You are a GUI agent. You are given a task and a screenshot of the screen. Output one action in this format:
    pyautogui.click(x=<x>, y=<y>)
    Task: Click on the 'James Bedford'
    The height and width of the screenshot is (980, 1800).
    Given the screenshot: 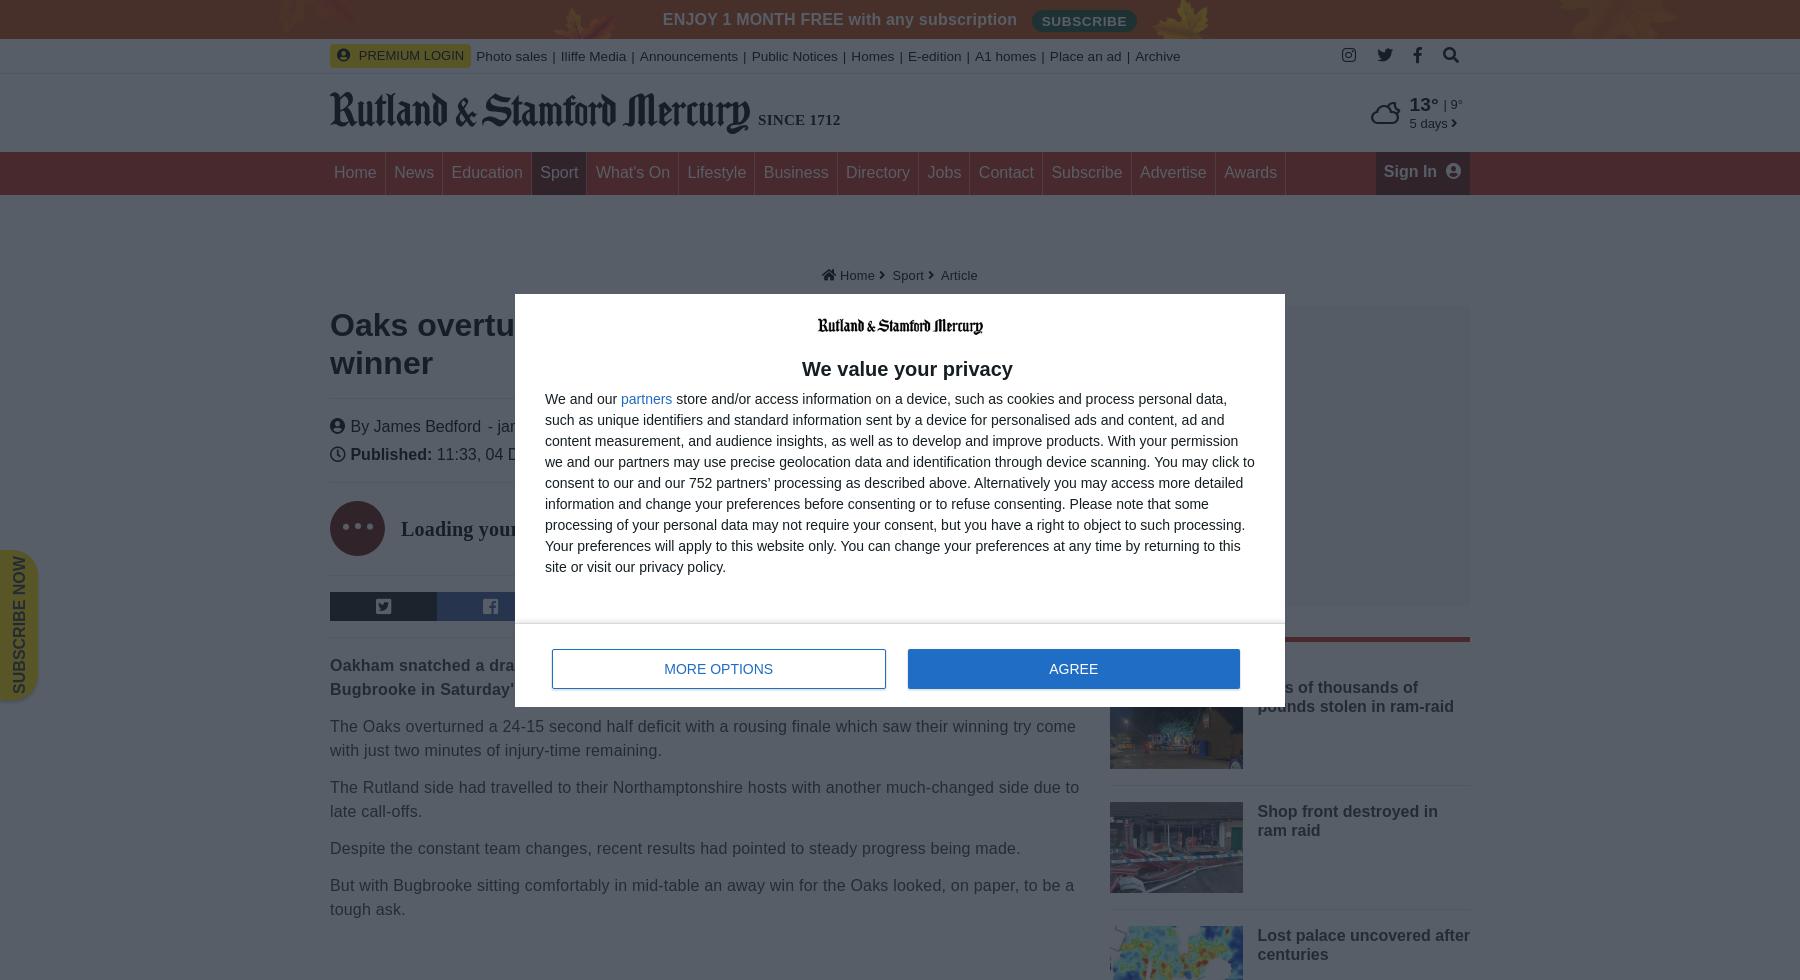 What is the action you would take?
    pyautogui.click(x=372, y=426)
    